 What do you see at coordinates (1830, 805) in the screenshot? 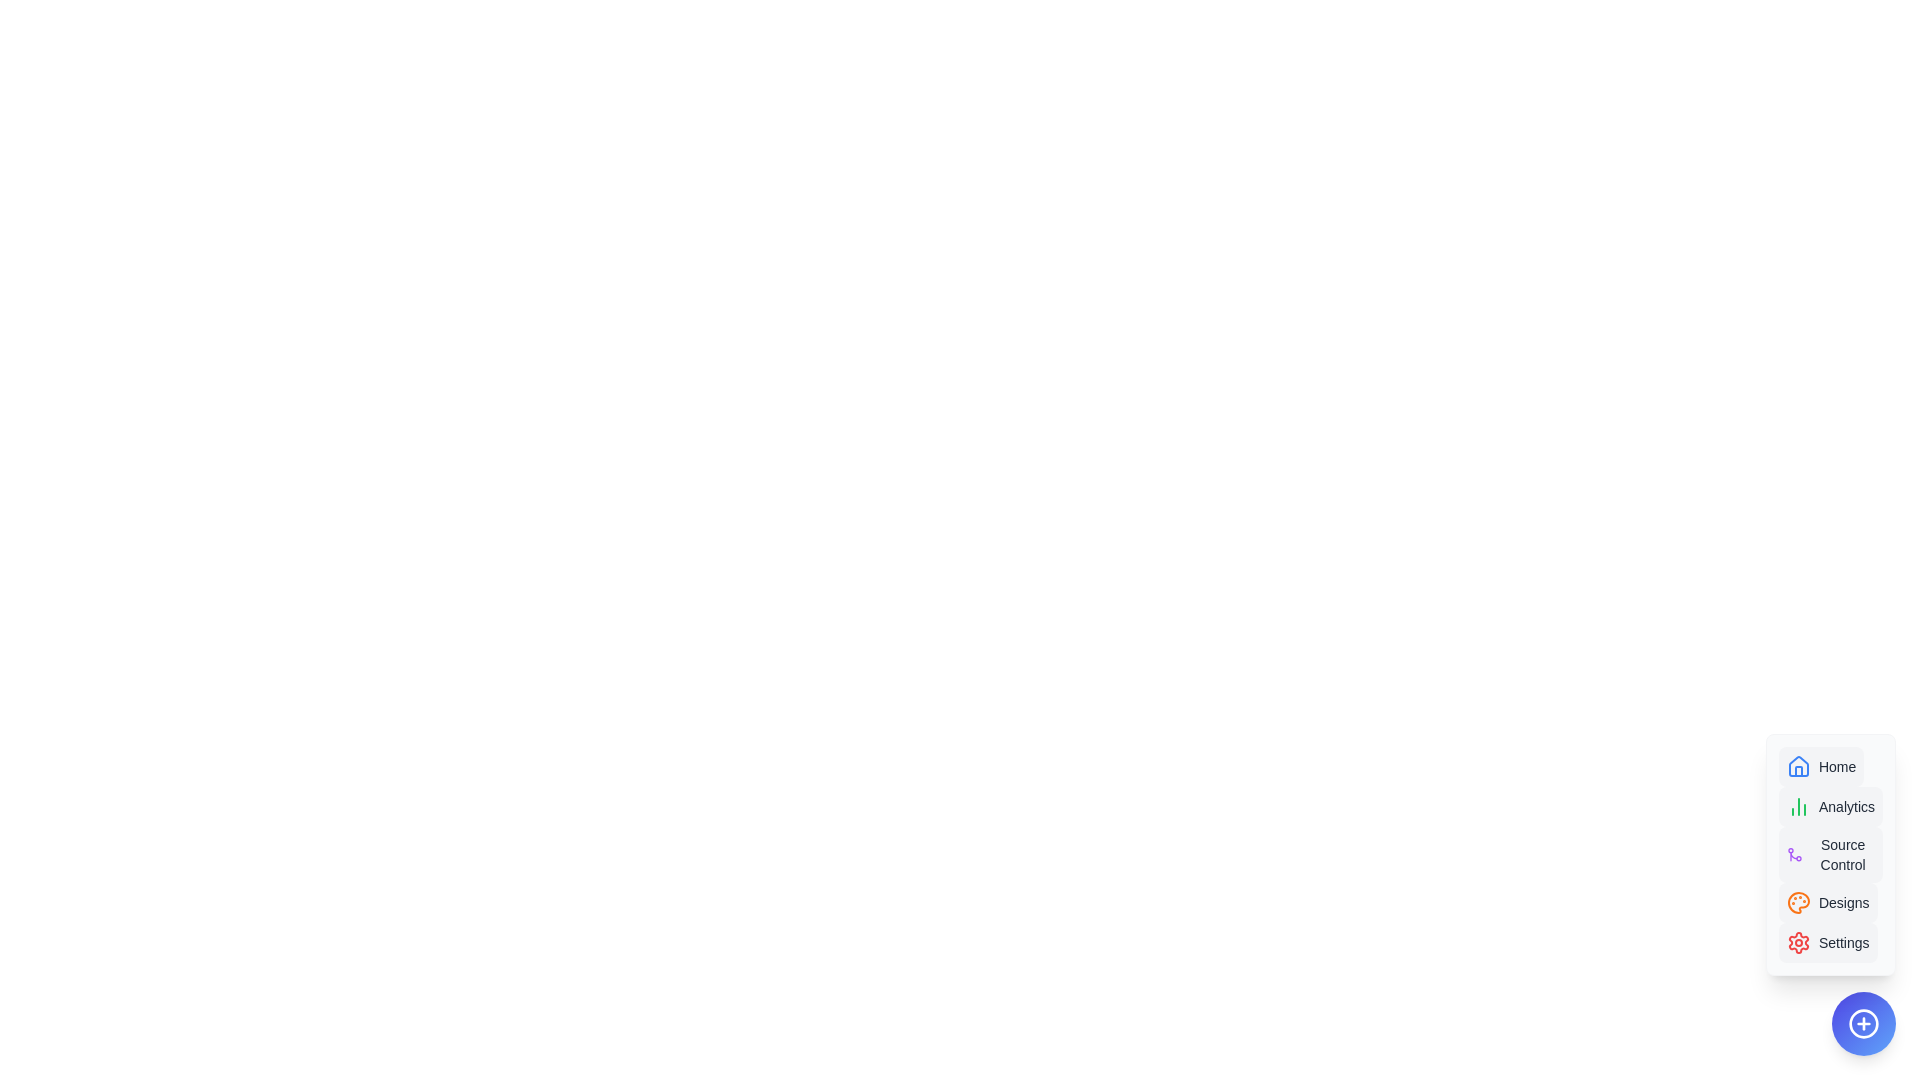
I see `the option Analytics in the AdvancedSpeedDial component` at bounding box center [1830, 805].